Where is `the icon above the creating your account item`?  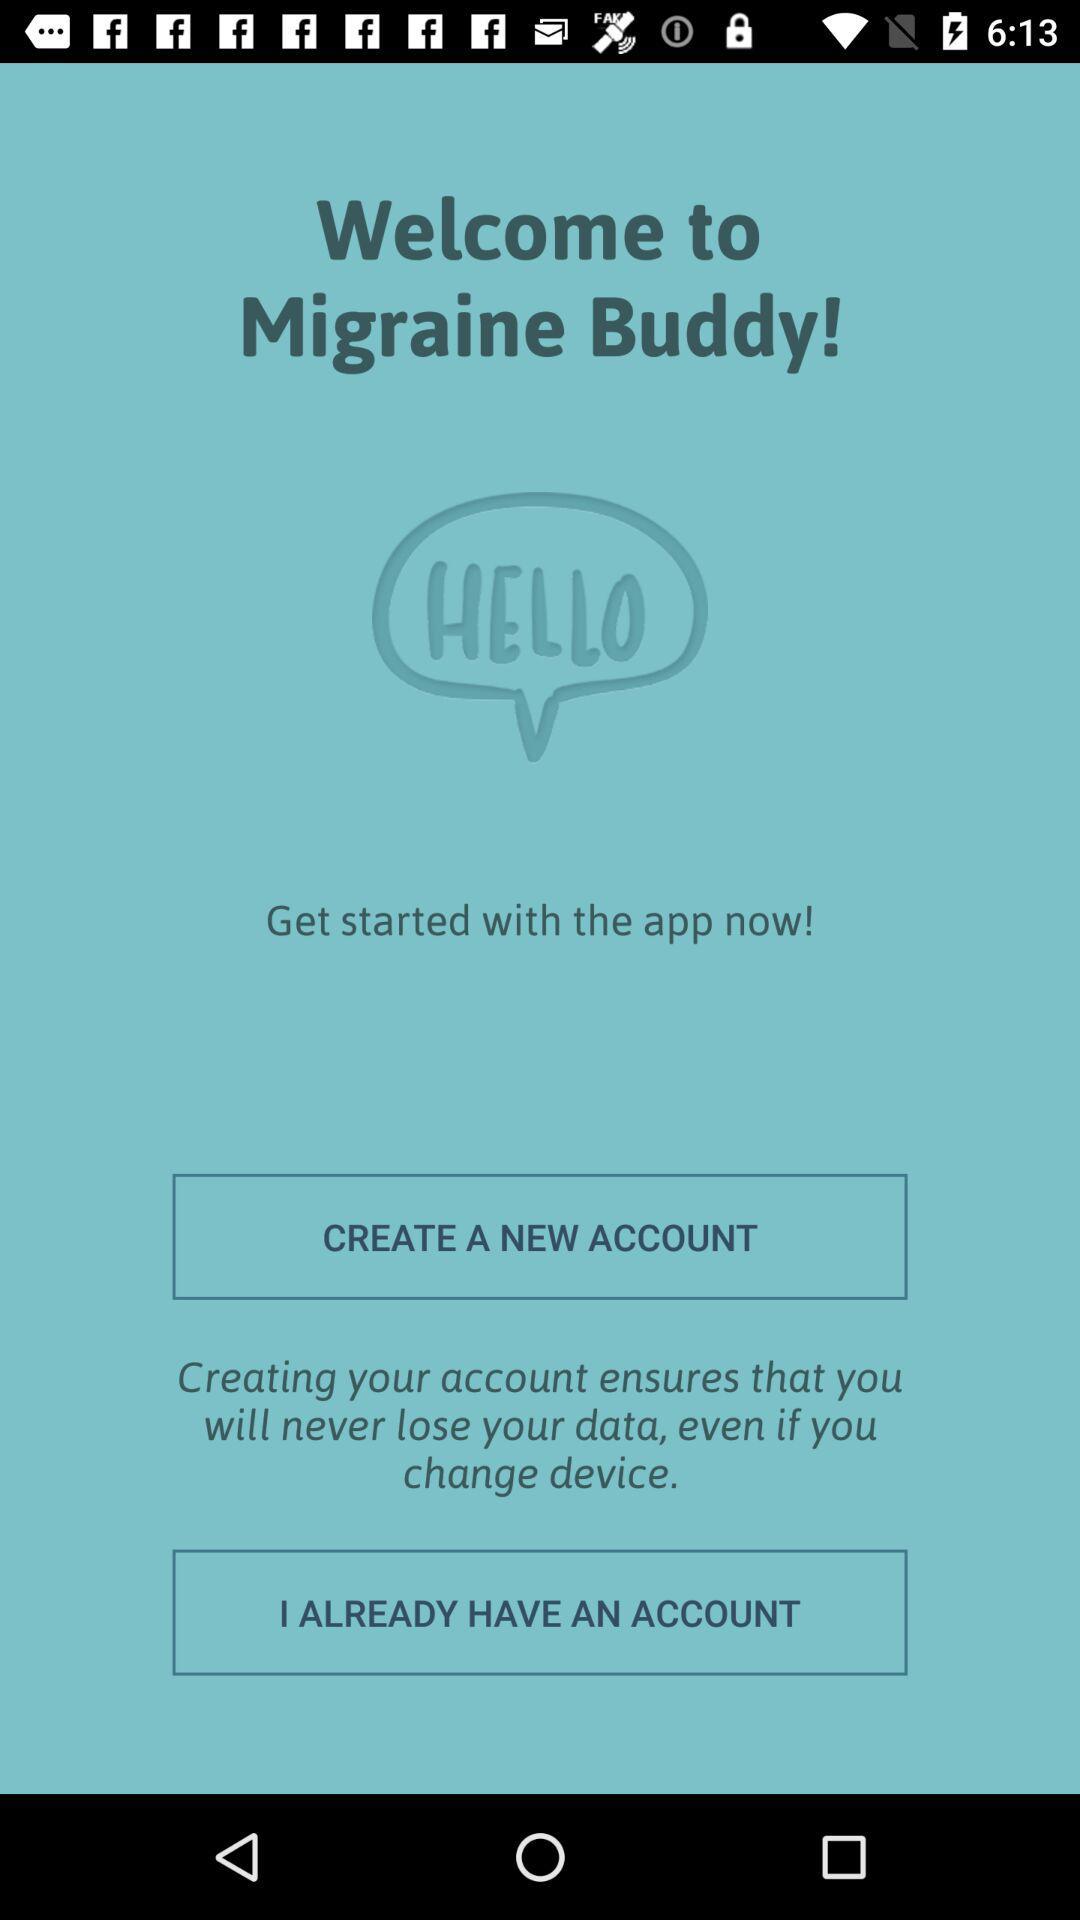 the icon above the creating your account item is located at coordinates (540, 1235).